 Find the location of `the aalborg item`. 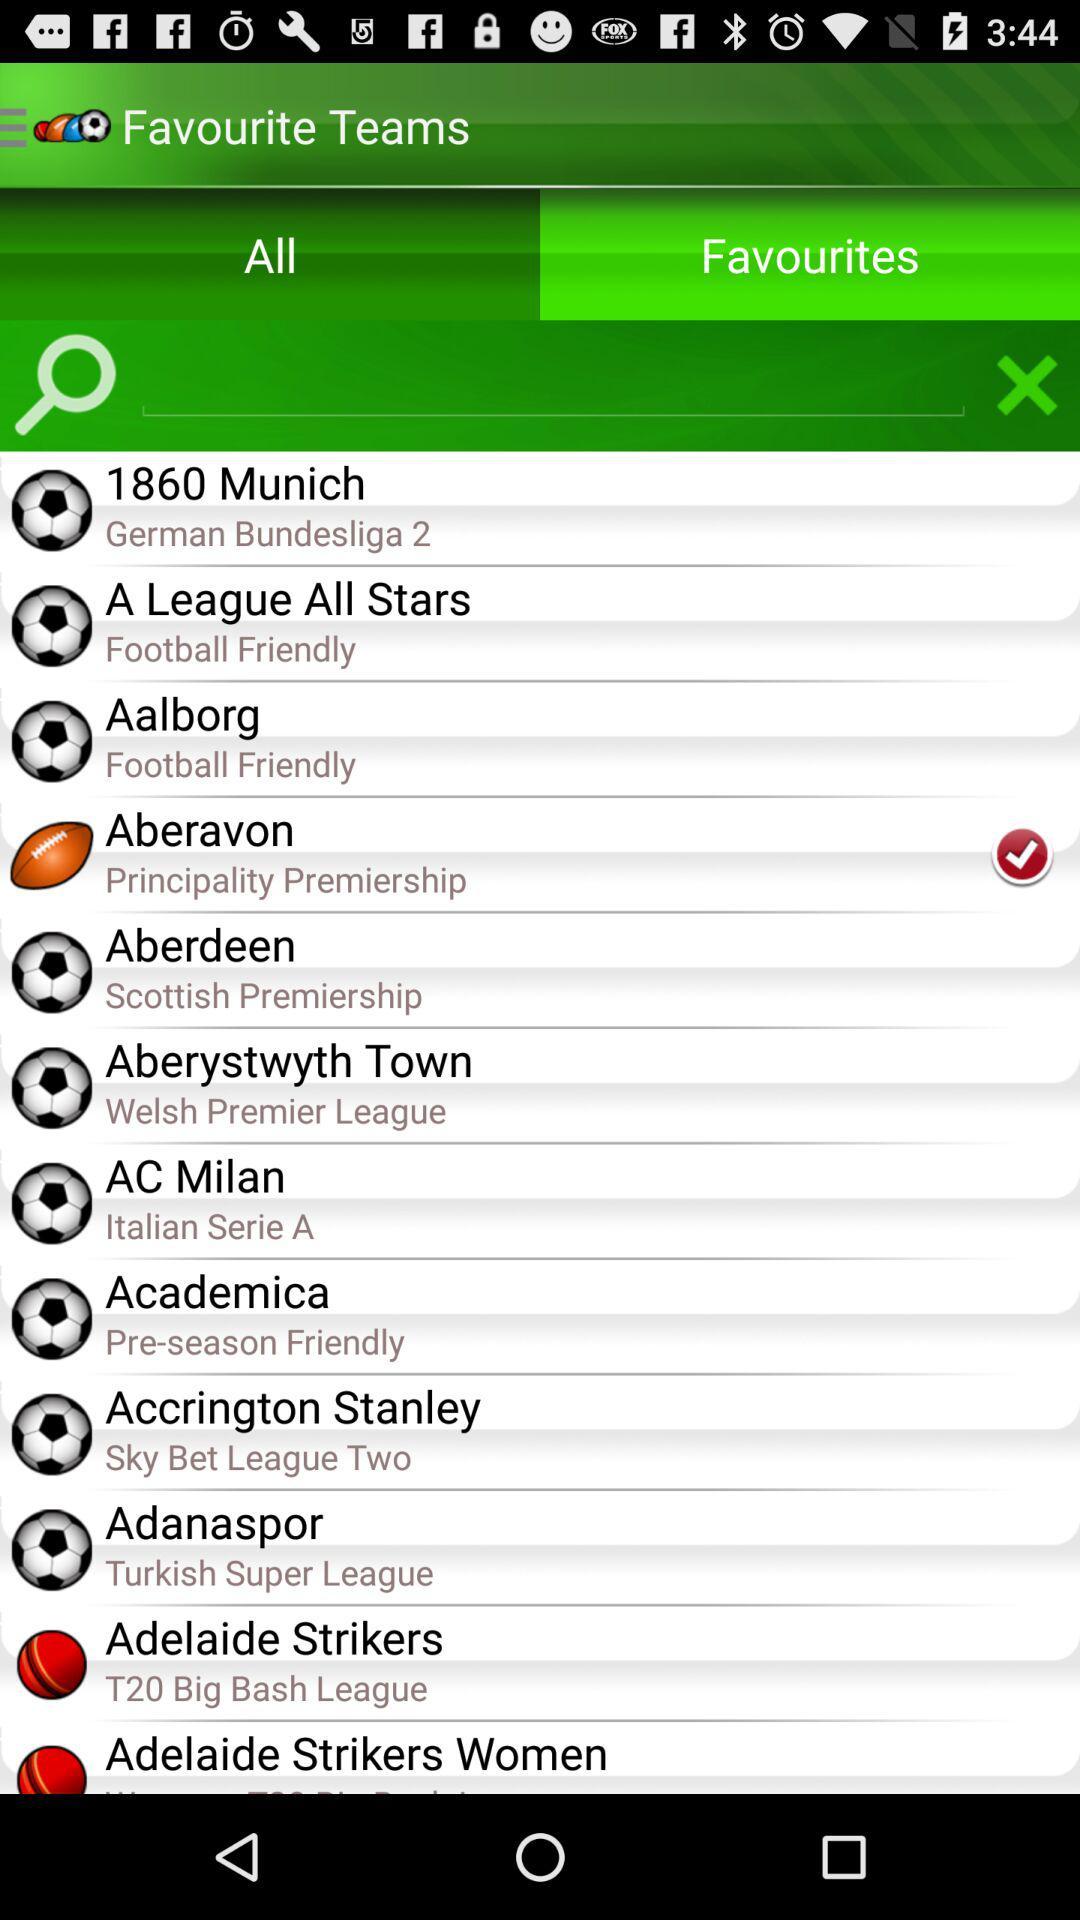

the aalborg item is located at coordinates (591, 711).